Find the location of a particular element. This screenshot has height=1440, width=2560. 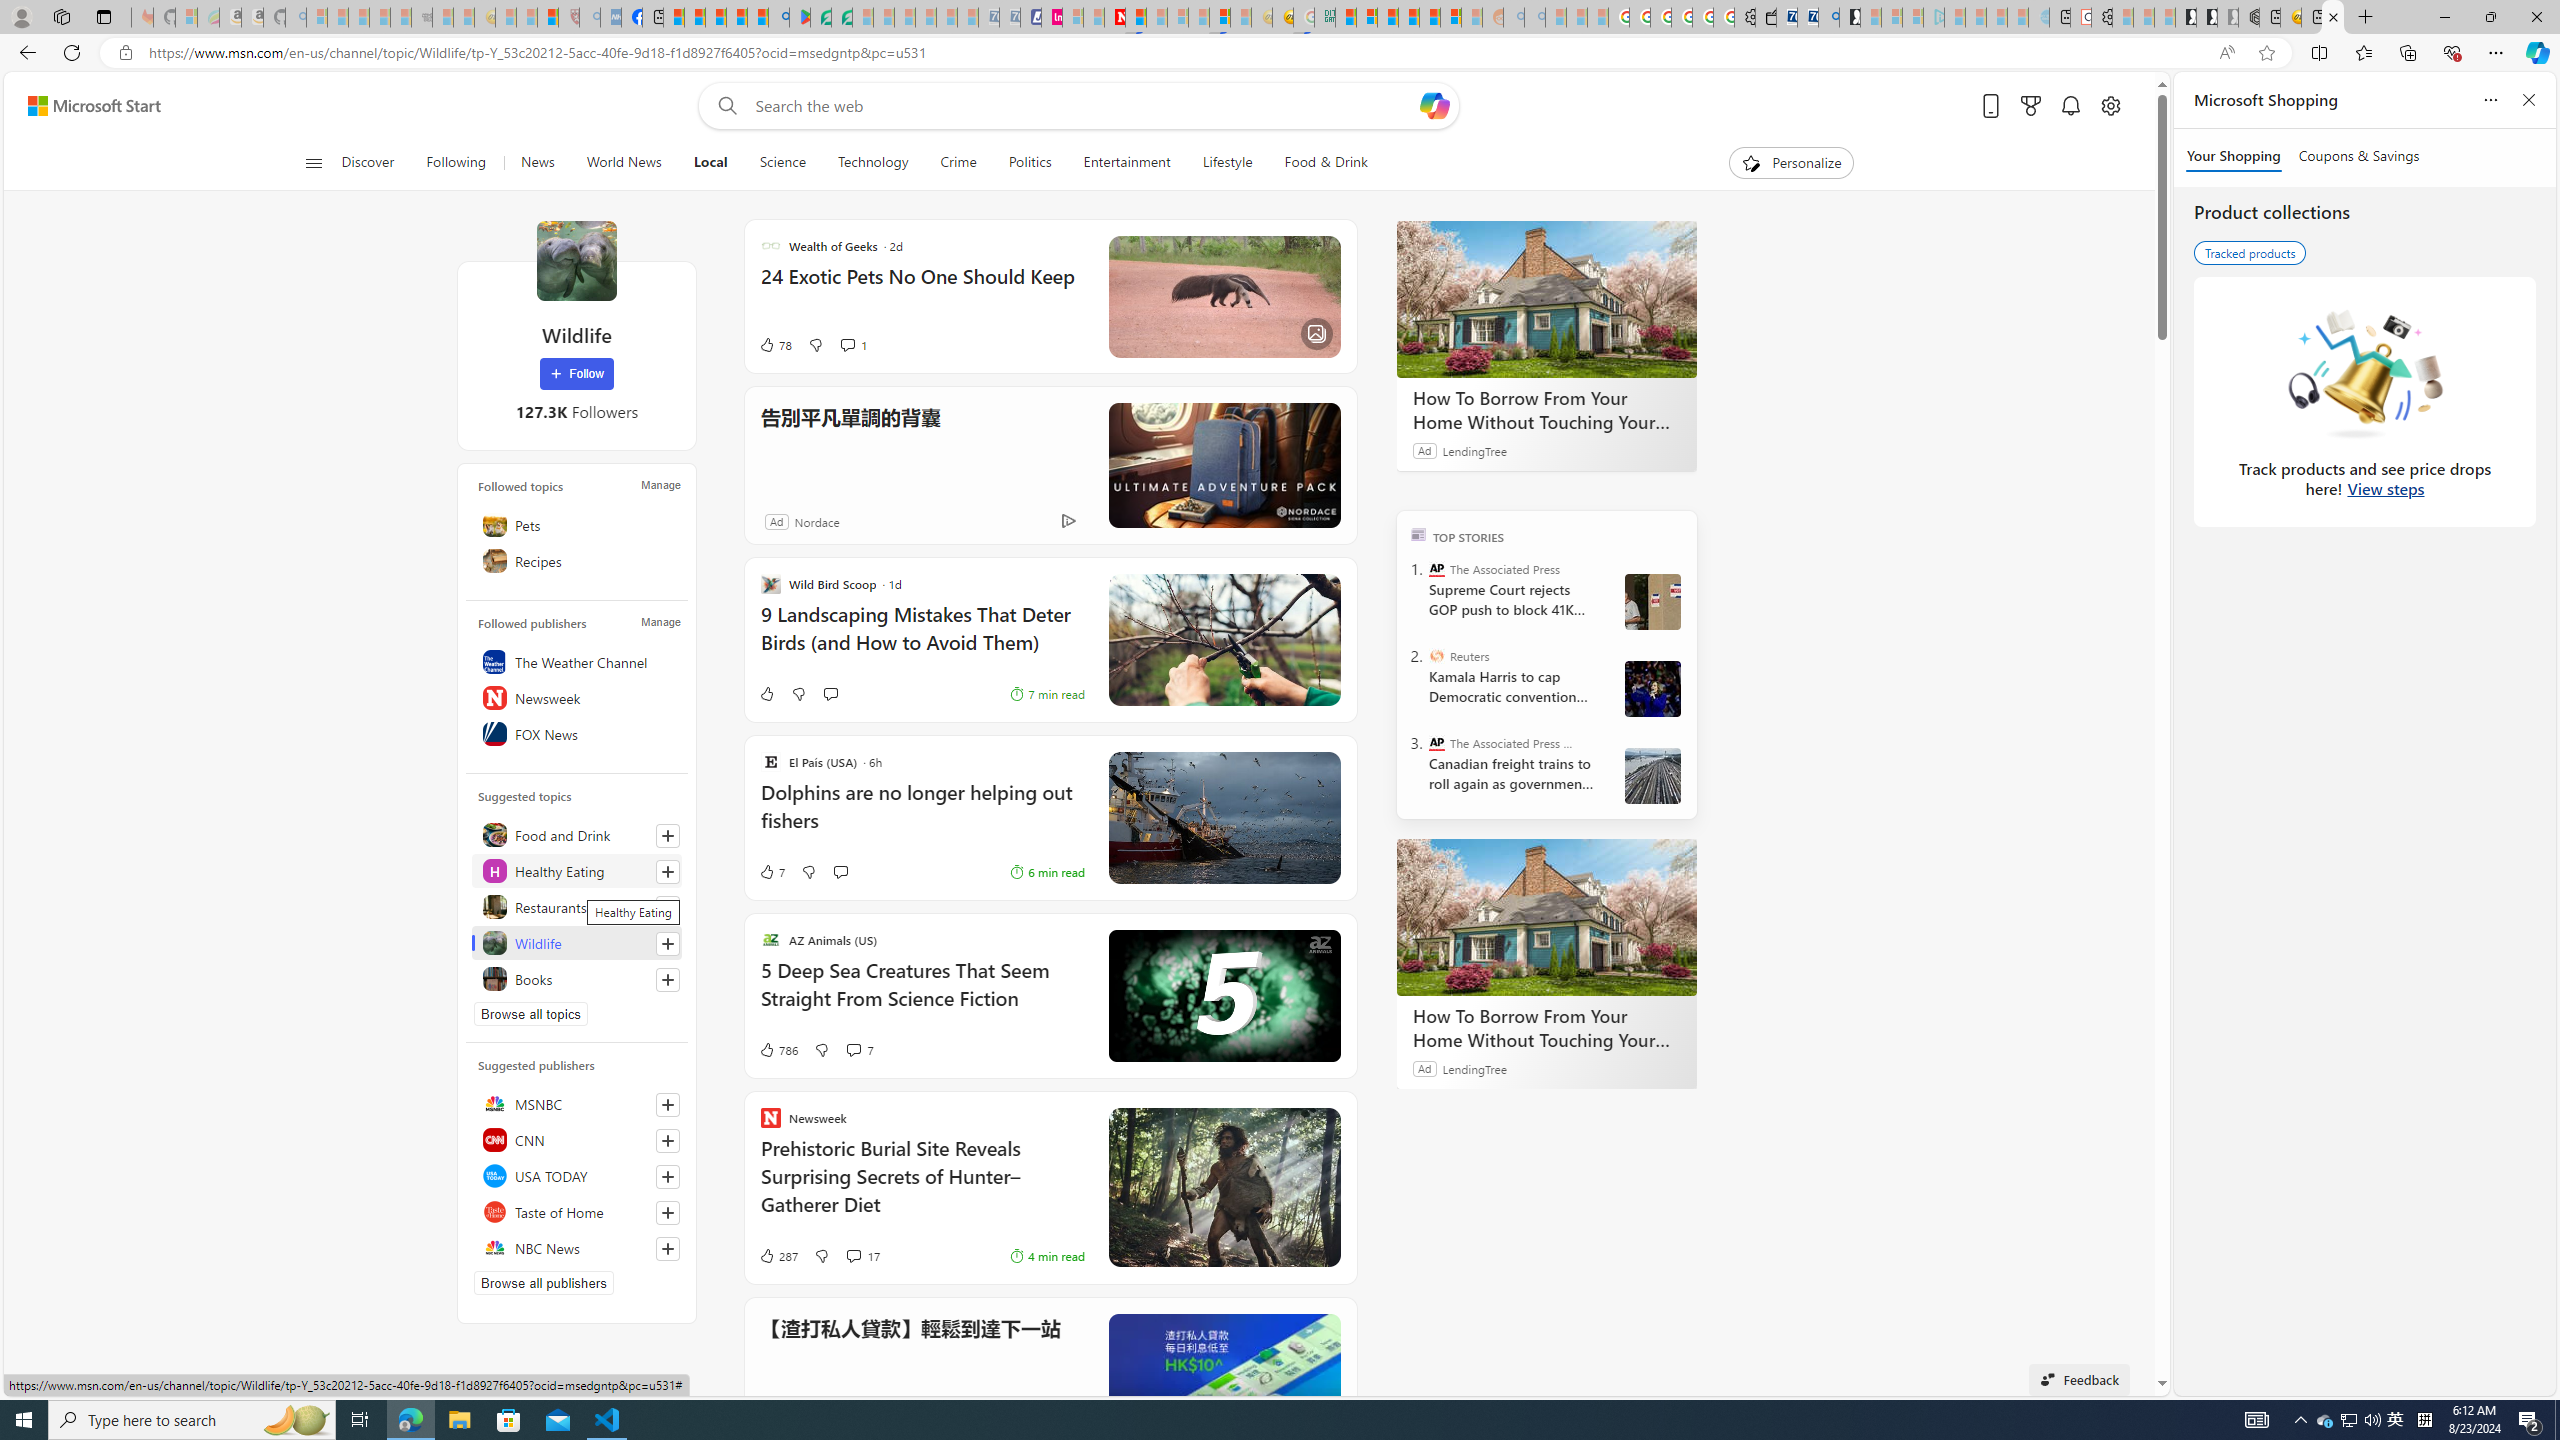

'Food & Drink' is located at coordinates (1325, 162).